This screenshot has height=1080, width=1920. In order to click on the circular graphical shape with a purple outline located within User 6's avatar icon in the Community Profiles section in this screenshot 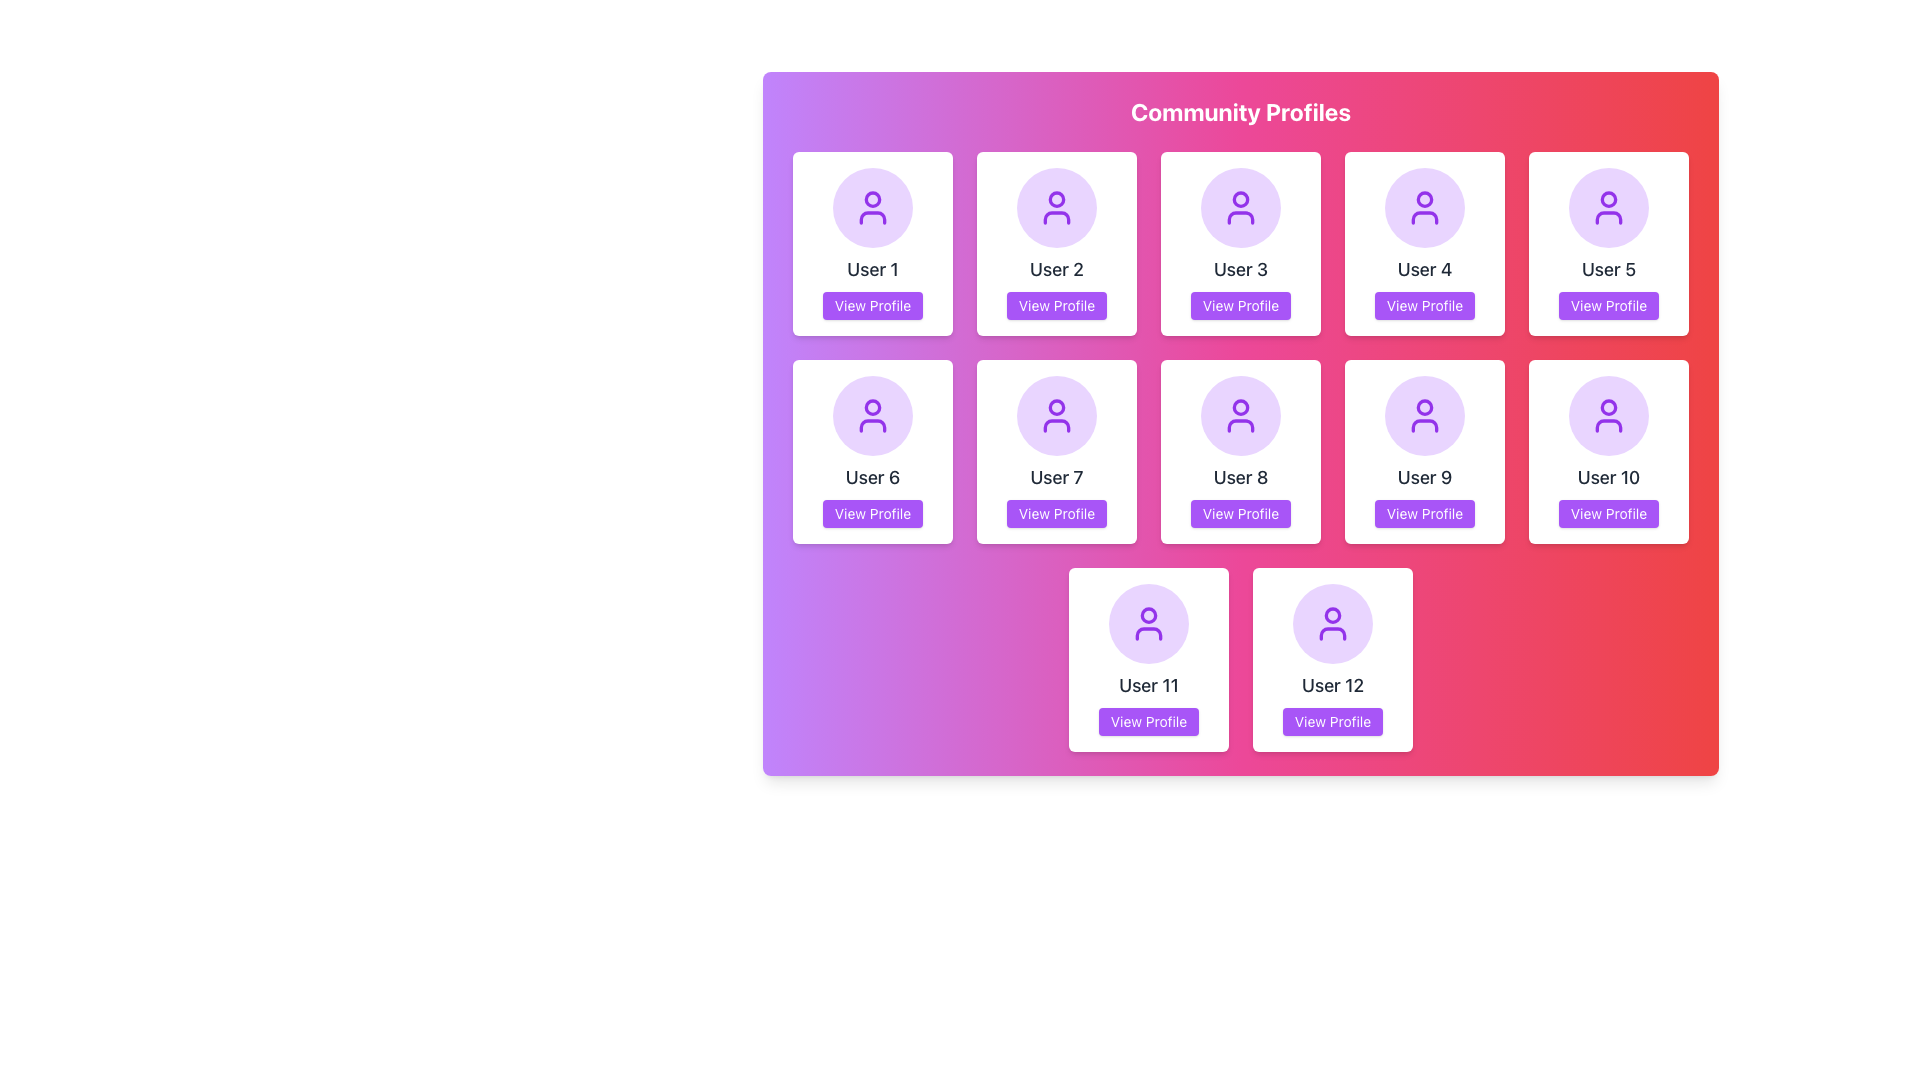, I will do `click(873, 406)`.